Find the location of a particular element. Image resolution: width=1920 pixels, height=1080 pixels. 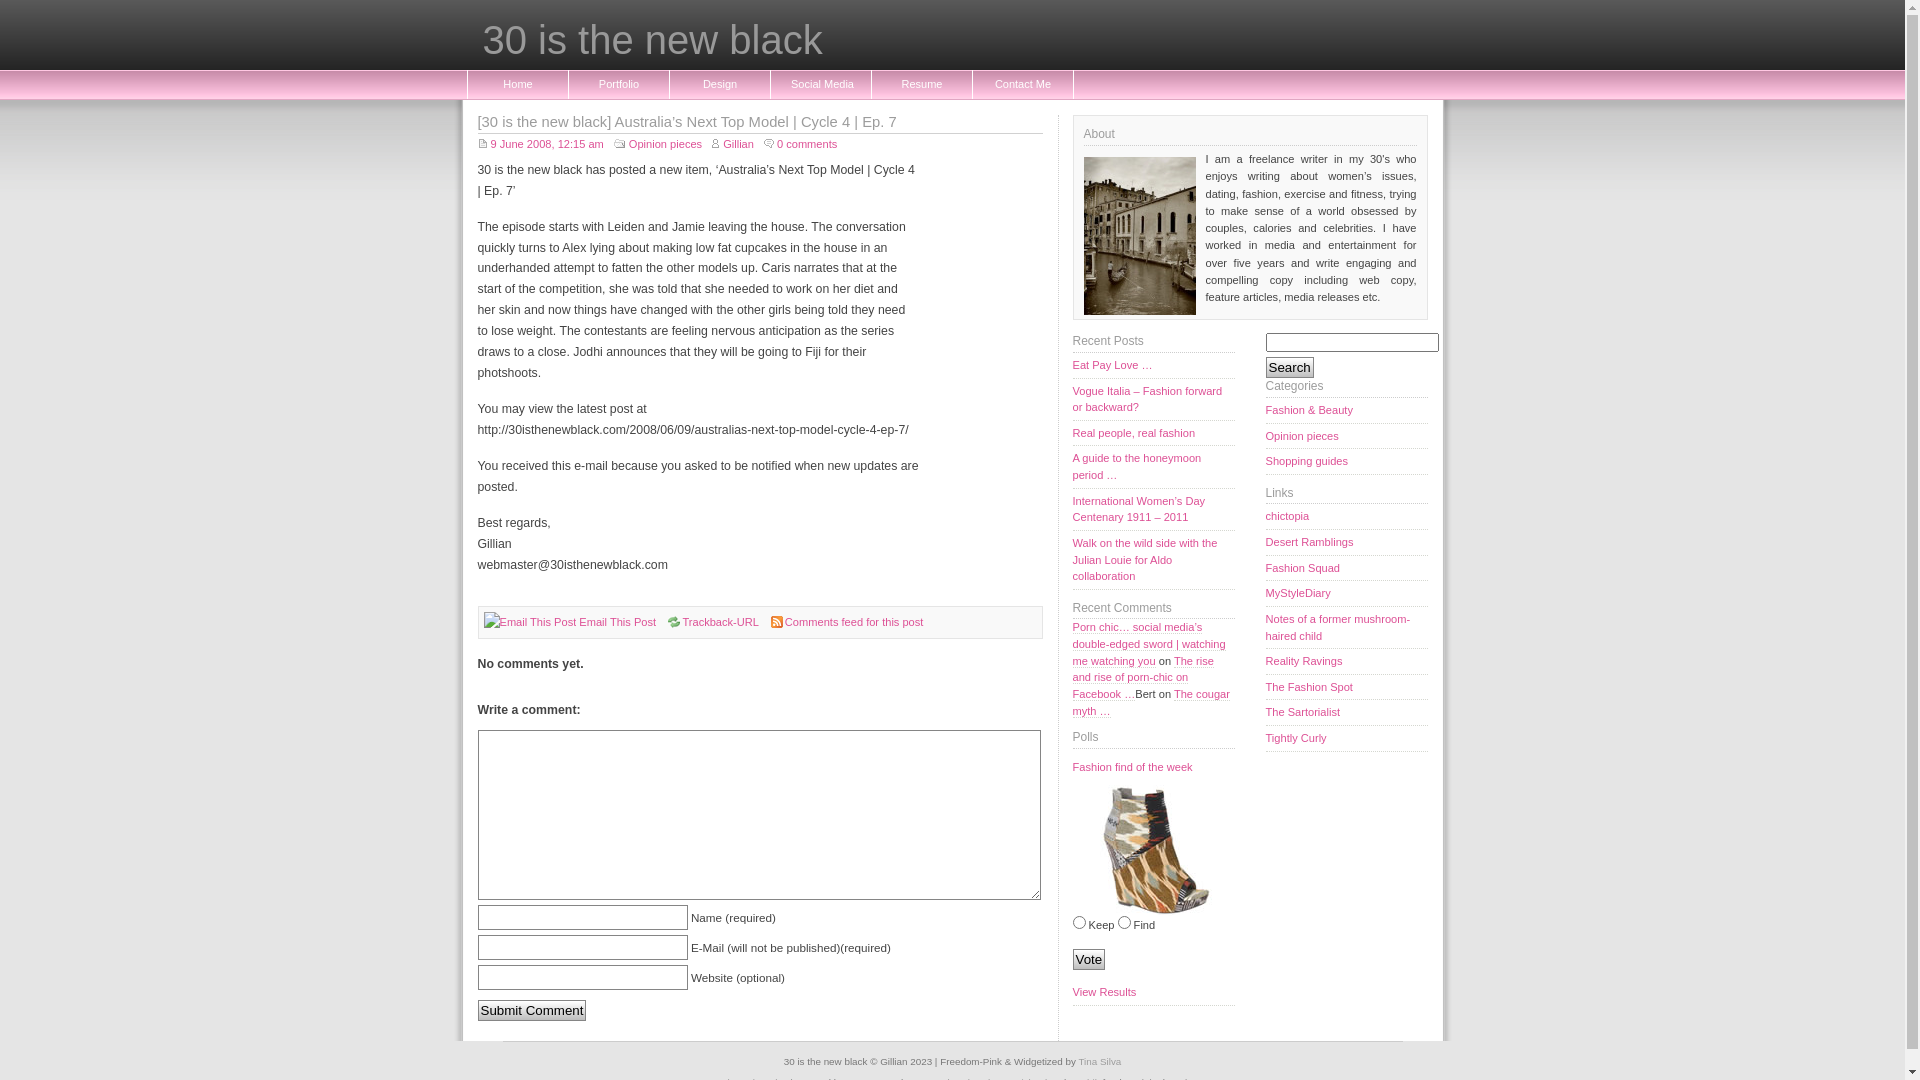

'Fashion & Beauty' is located at coordinates (1347, 410).